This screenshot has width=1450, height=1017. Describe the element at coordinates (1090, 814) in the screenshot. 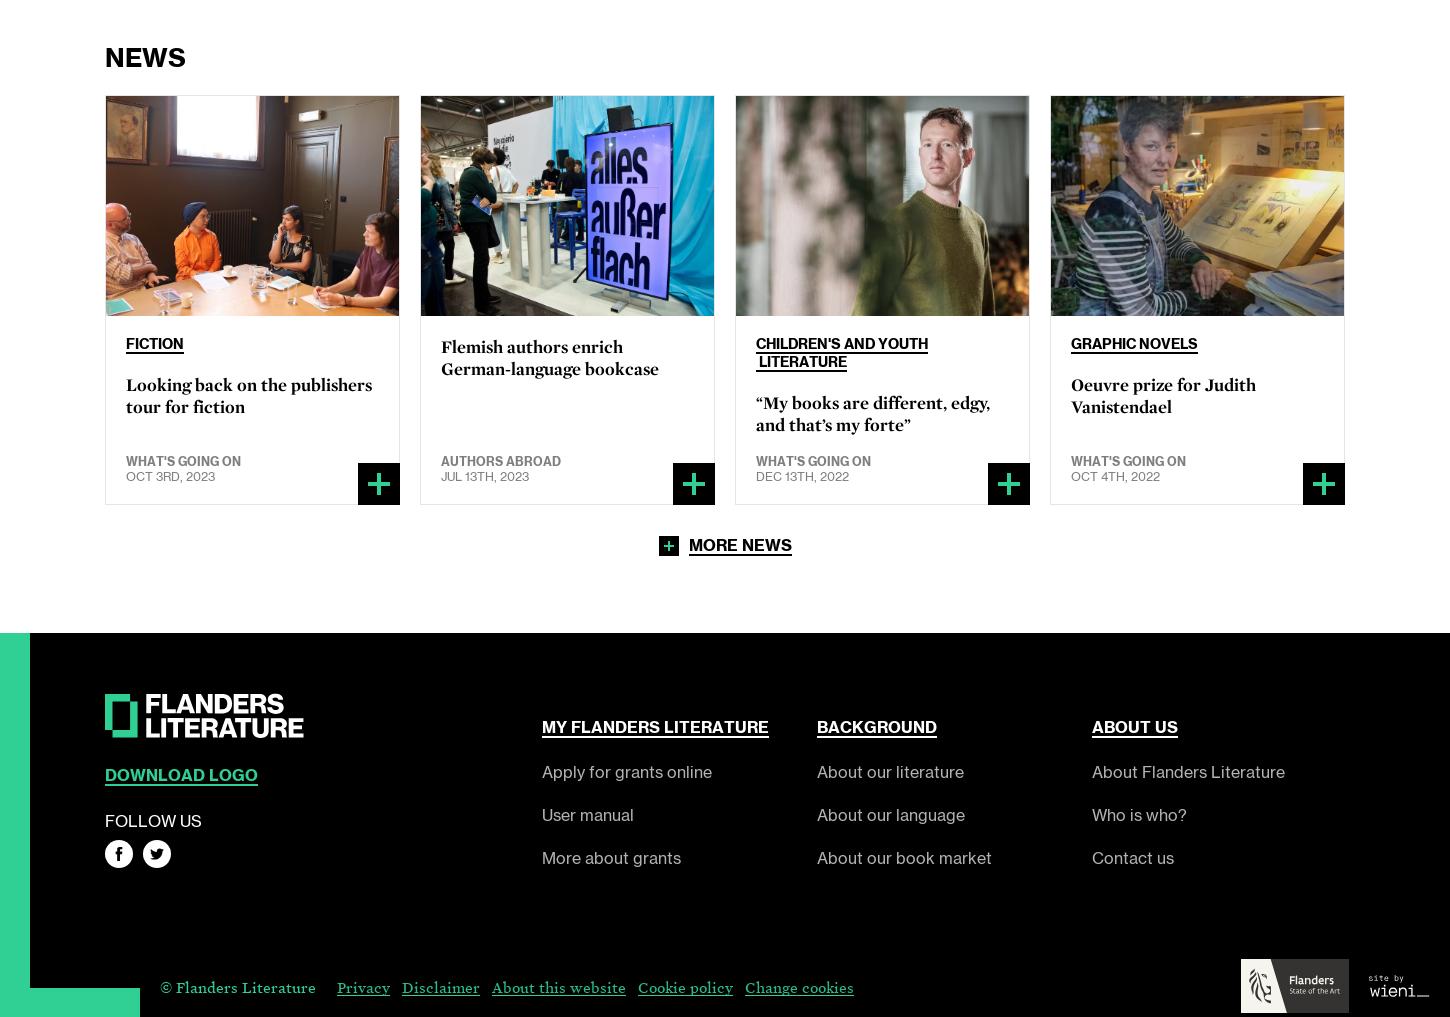

I see `'Who is who?'` at that location.